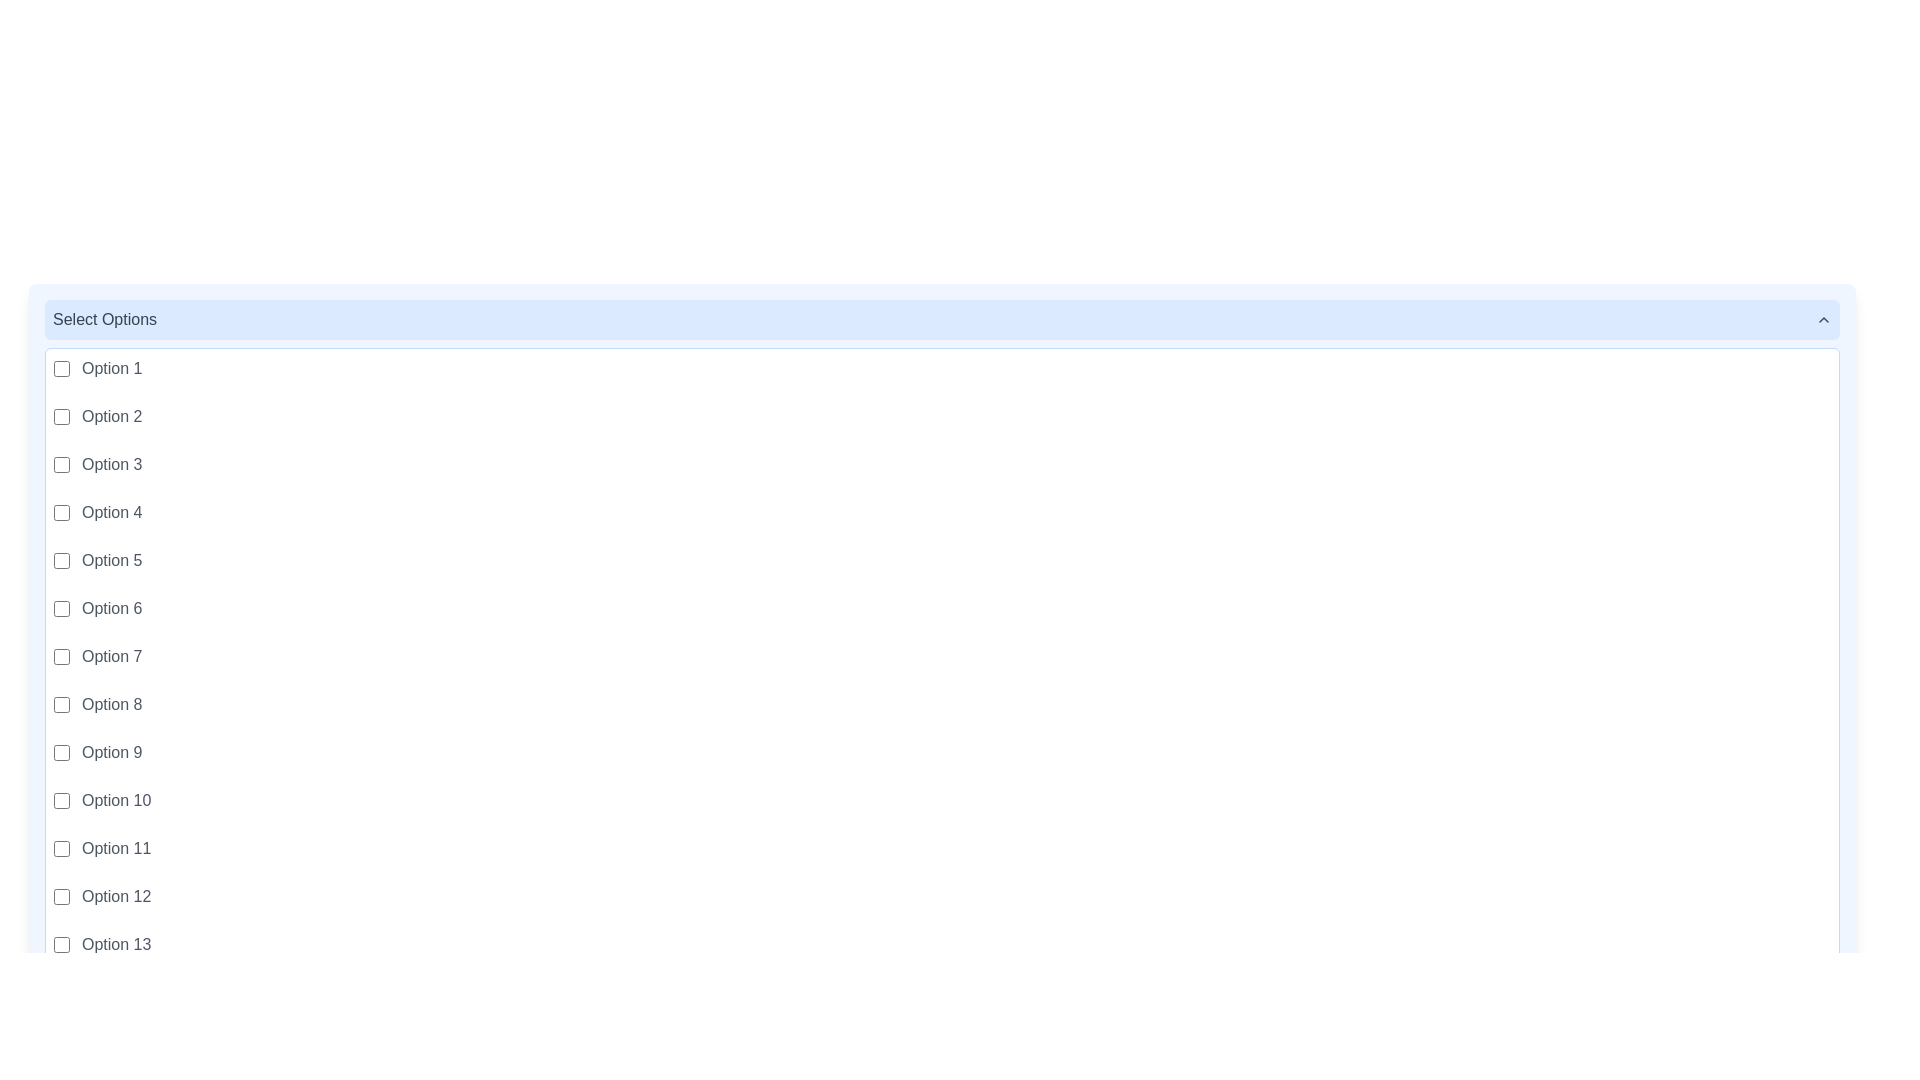 This screenshot has height=1080, width=1920. I want to click on the text label associated with the interactive checkbox for the sixth selectable option in the options list, so click(111, 608).